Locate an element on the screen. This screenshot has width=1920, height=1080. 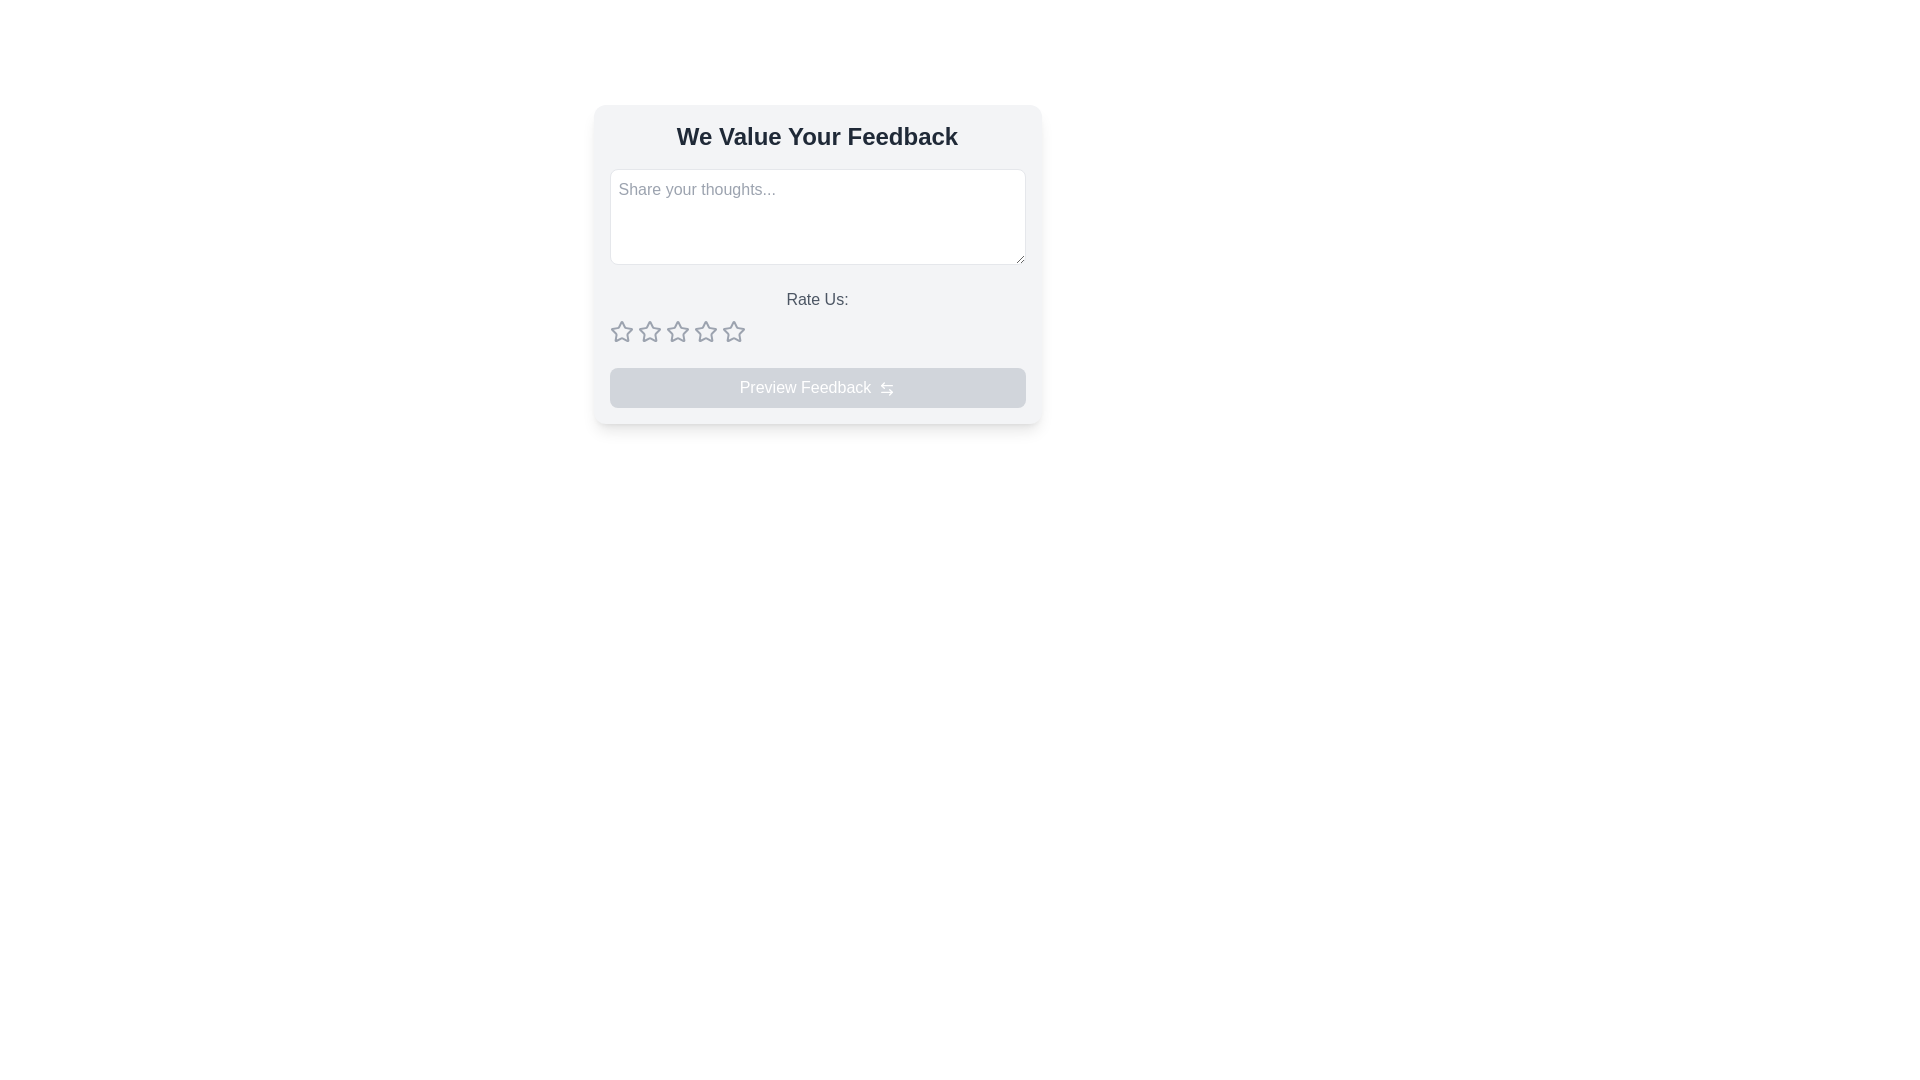
the second rating star icon located below the 'Rate Us' text area to assign a rating is located at coordinates (649, 330).